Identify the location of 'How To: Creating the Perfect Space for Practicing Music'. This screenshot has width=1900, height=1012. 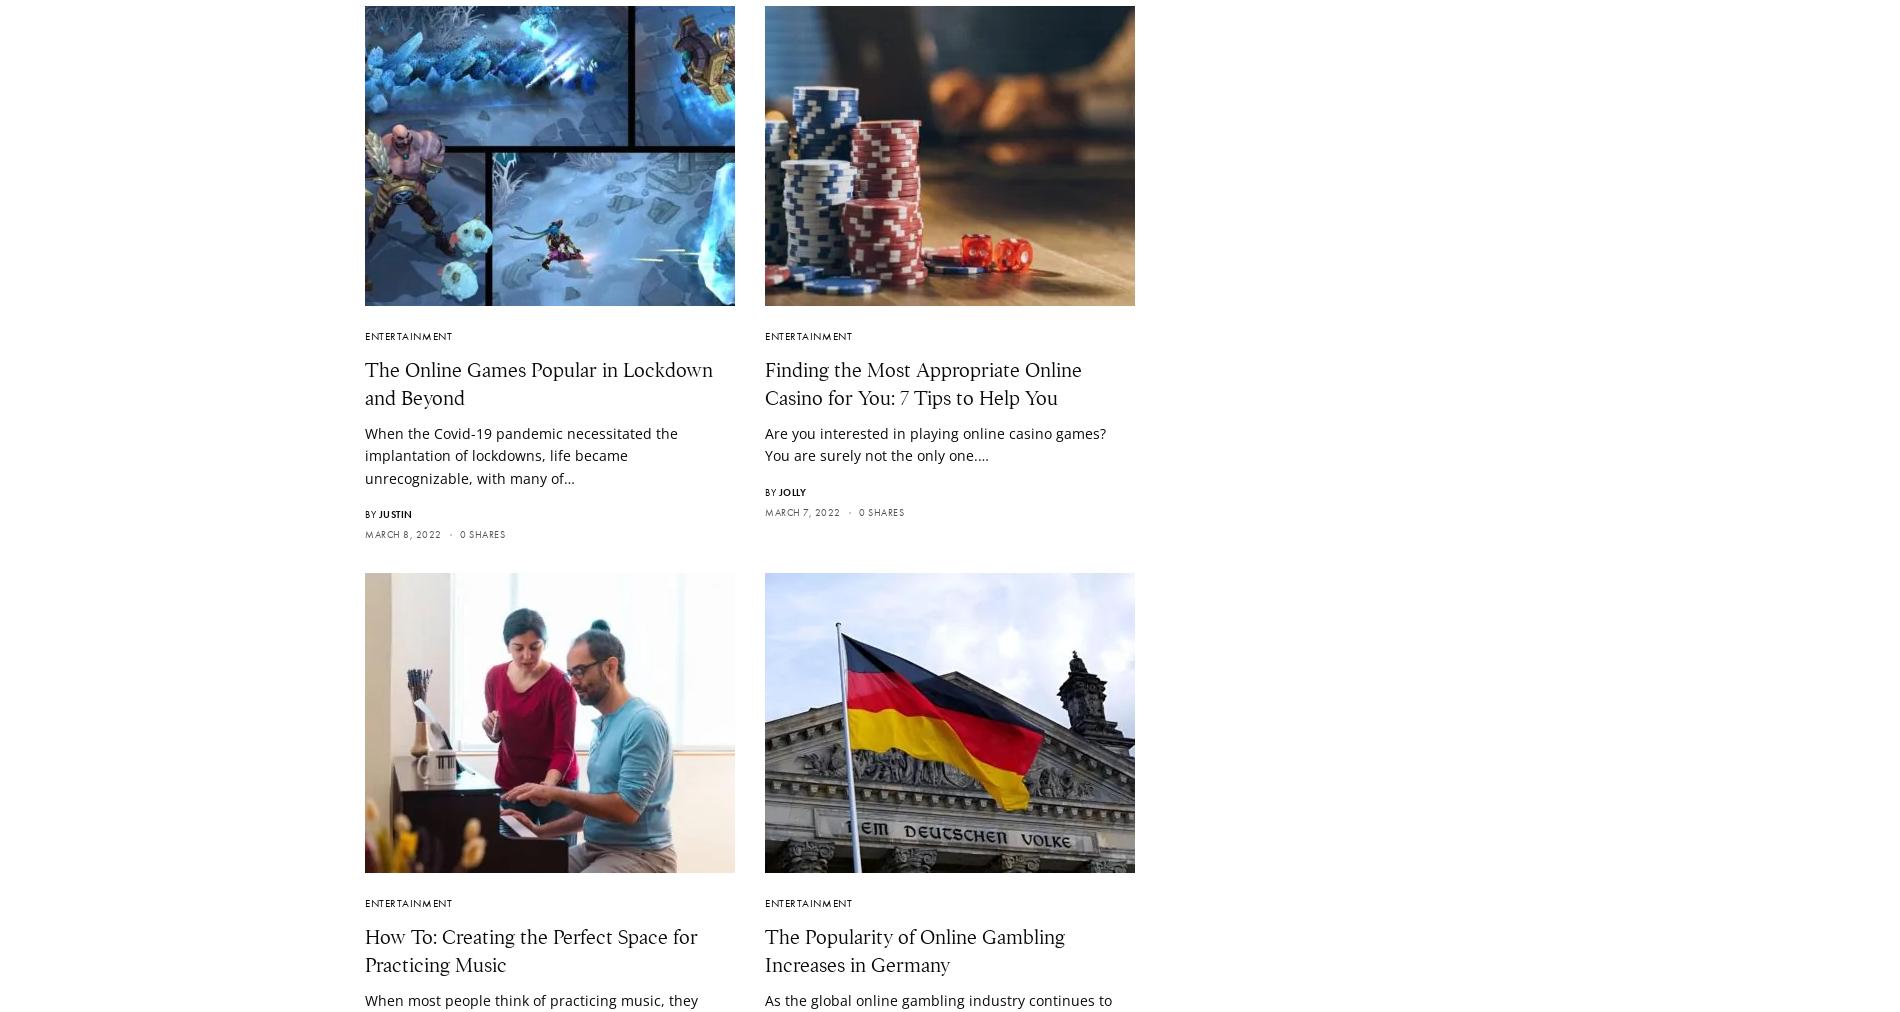
(531, 950).